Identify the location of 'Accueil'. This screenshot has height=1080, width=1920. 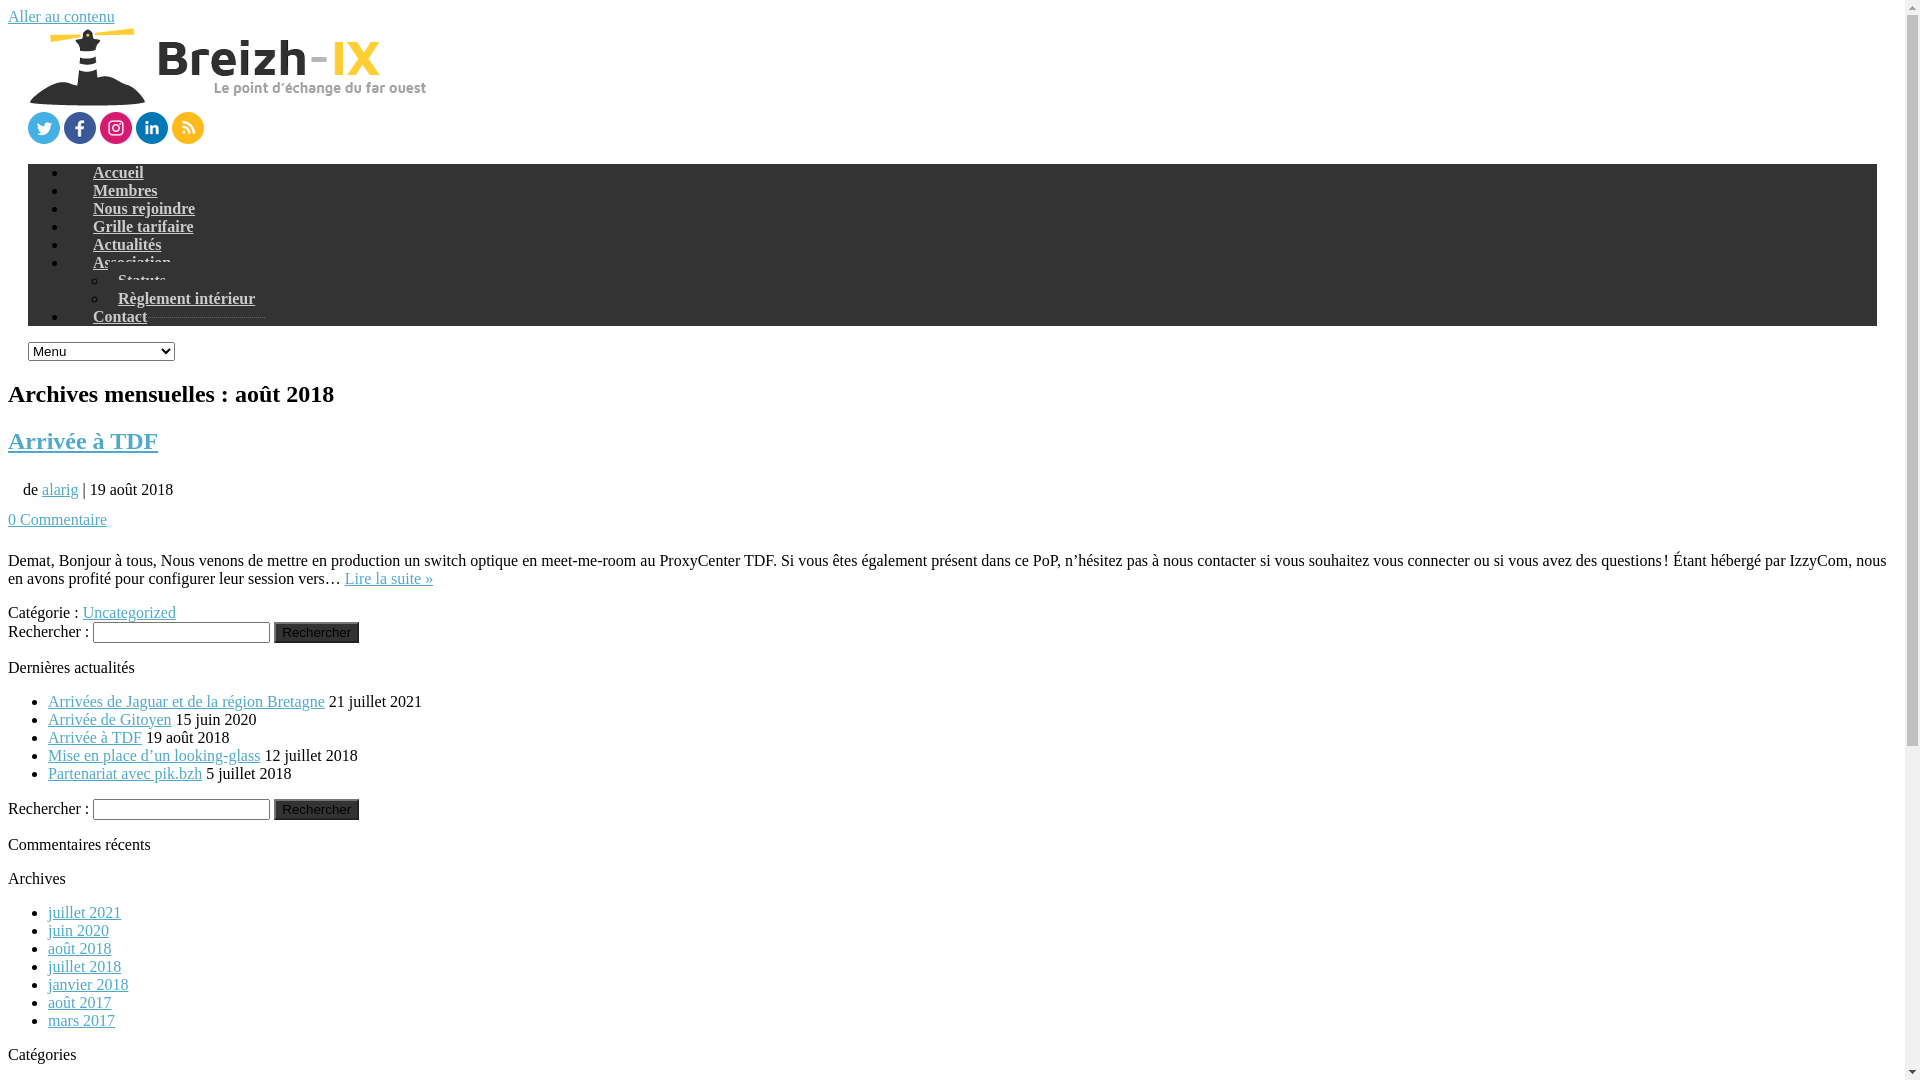
(117, 171).